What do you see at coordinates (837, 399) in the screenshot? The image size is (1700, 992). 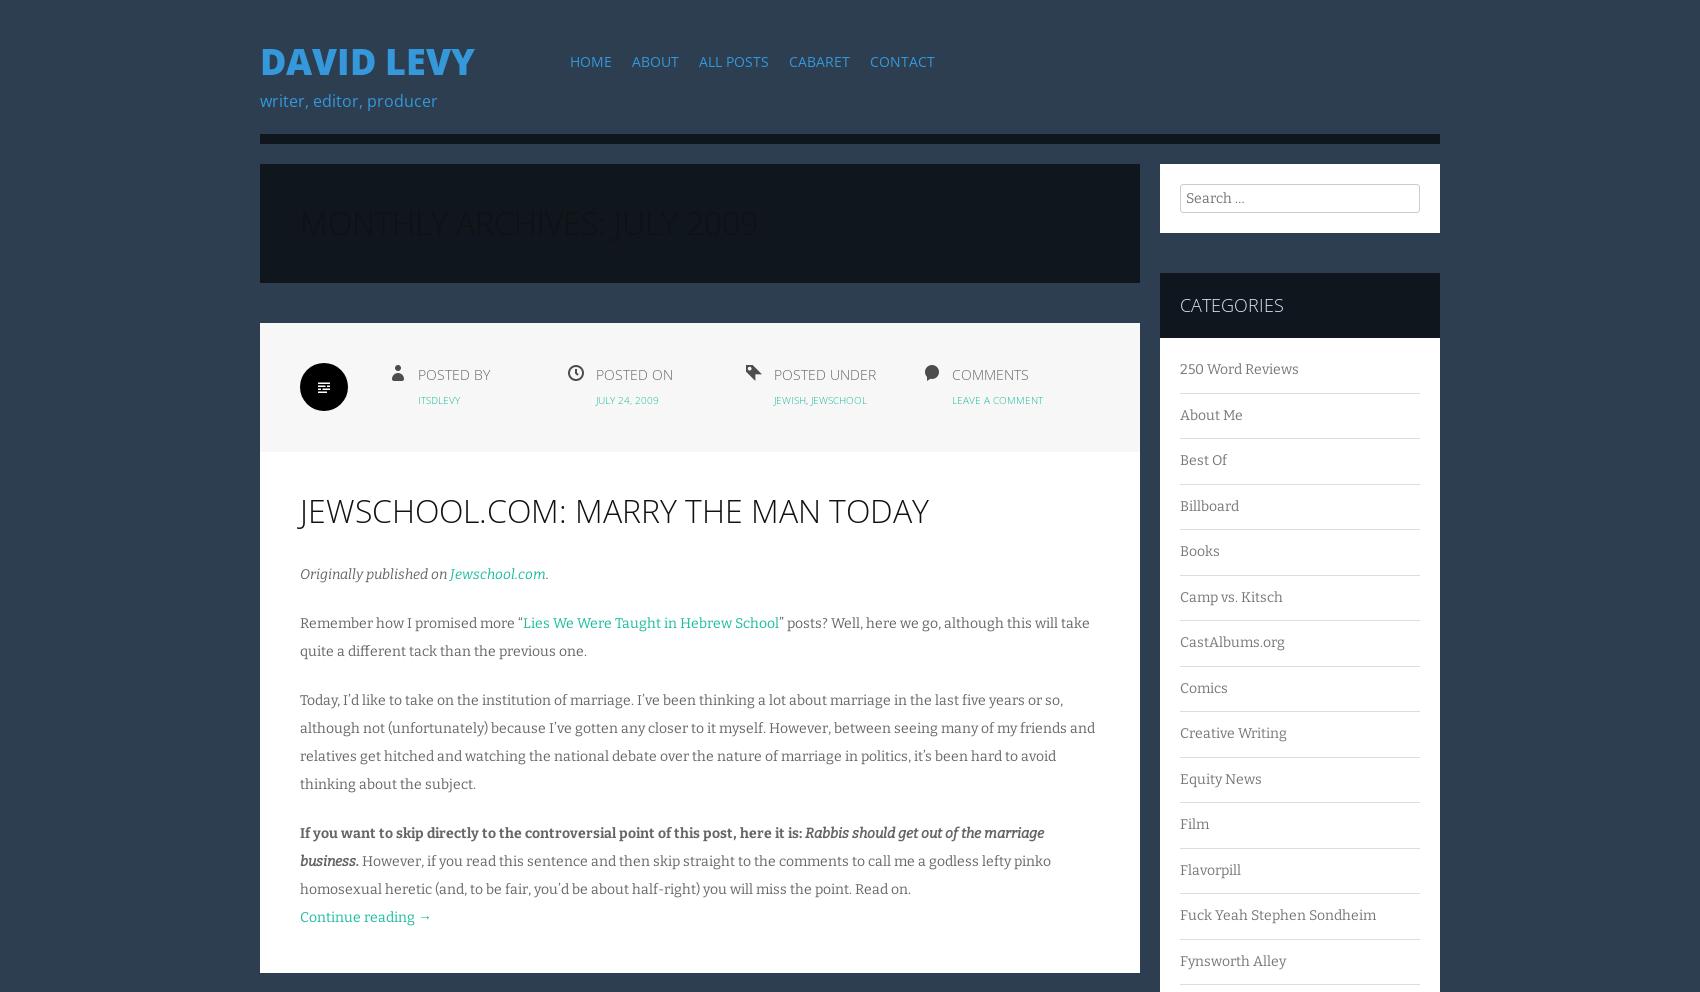 I see `'Jewschool'` at bounding box center [837, 399].